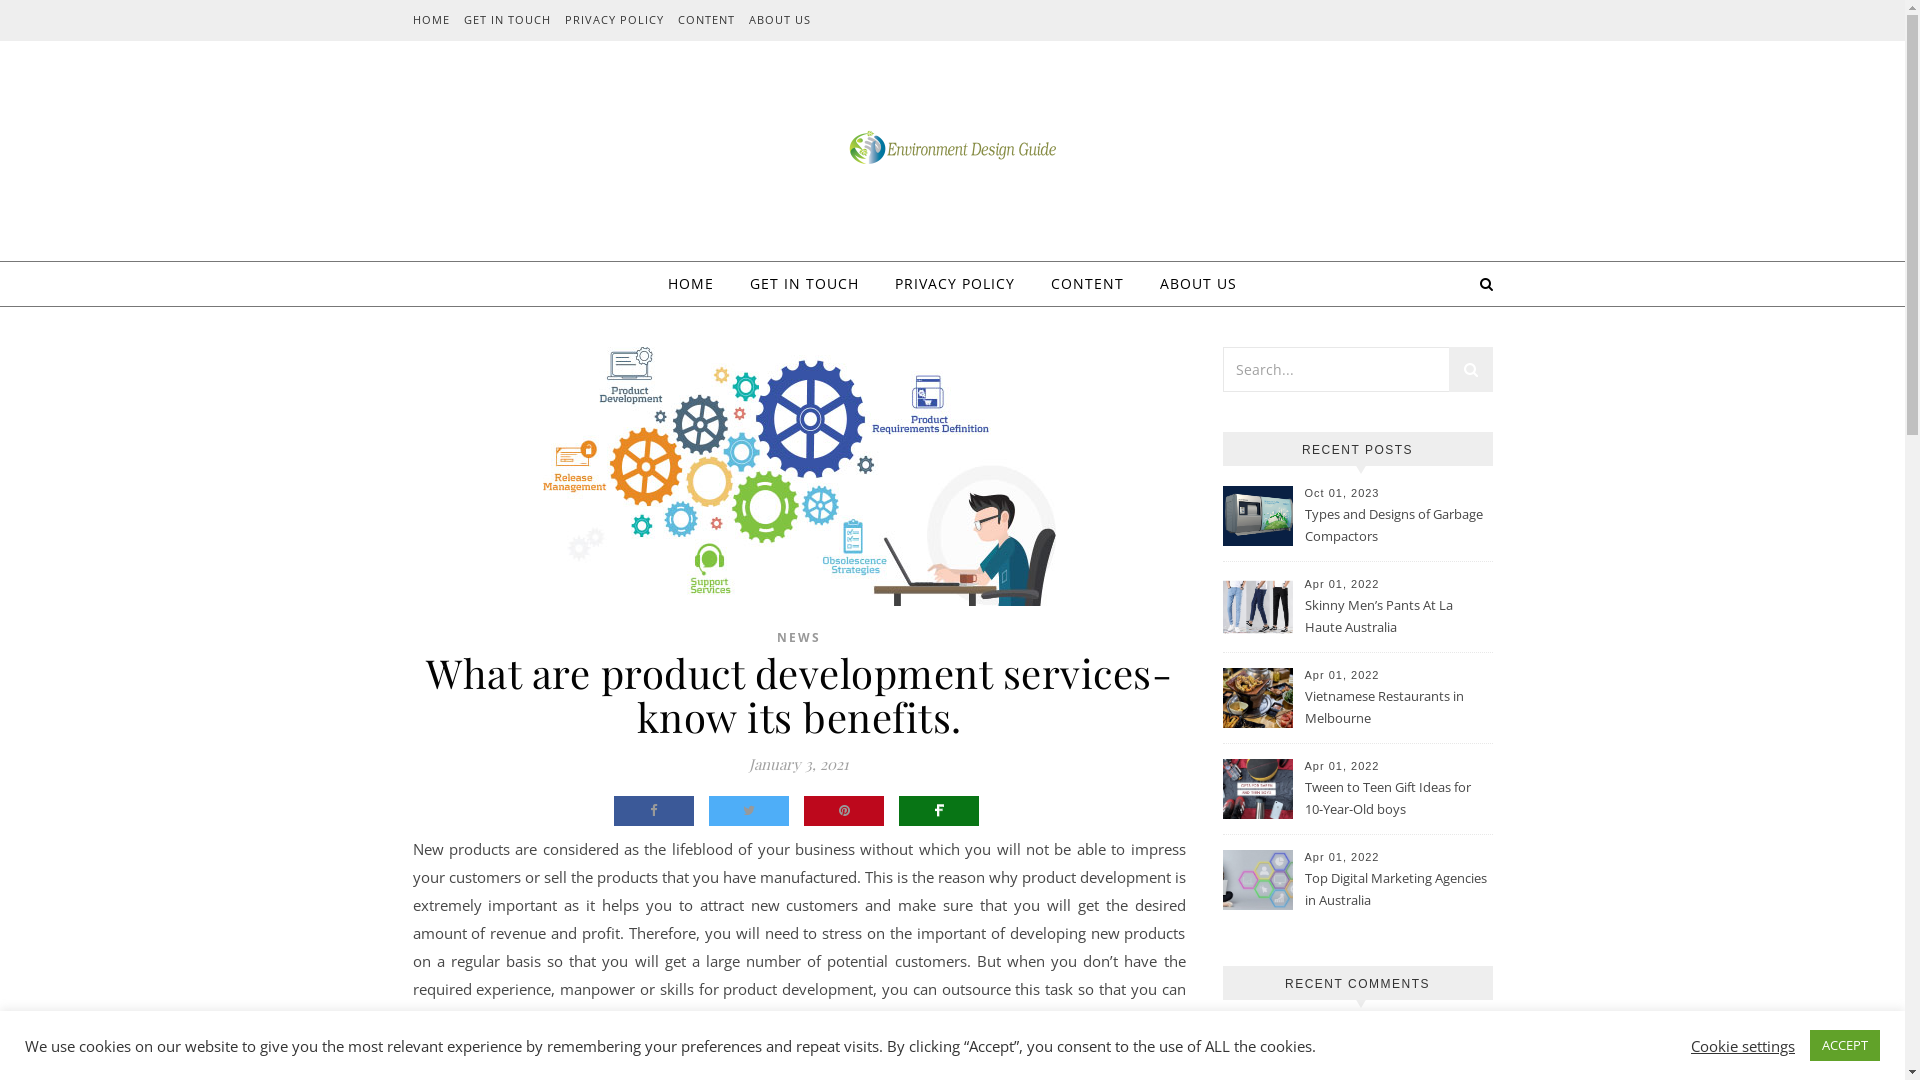 The height and width of the screenshot is (1080, 1920). Describe the element at coordinates (1843, 1044) in the screenshot. I see `'ACCEPT'` at that location.